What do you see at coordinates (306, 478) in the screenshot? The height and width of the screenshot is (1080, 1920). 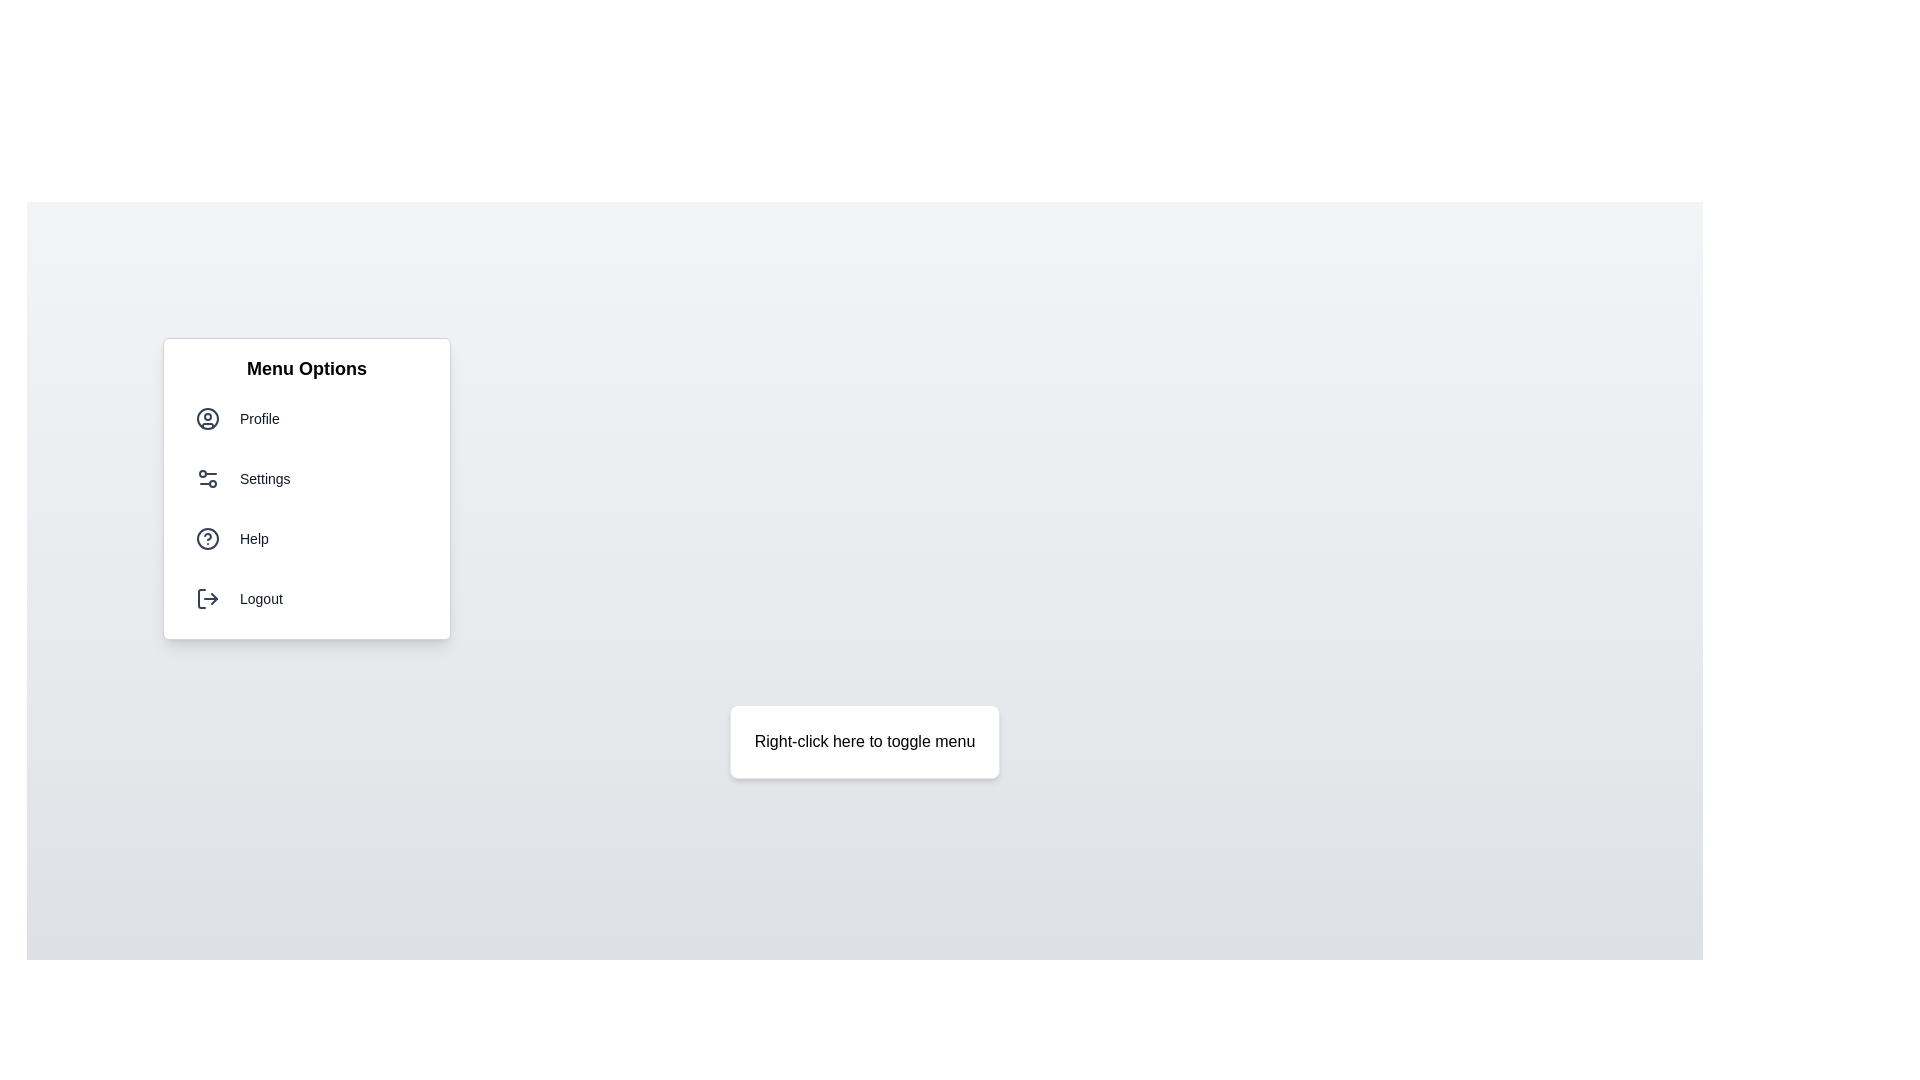 I see `the menu item Settings to highlight it` at bounding box center [306, 478].